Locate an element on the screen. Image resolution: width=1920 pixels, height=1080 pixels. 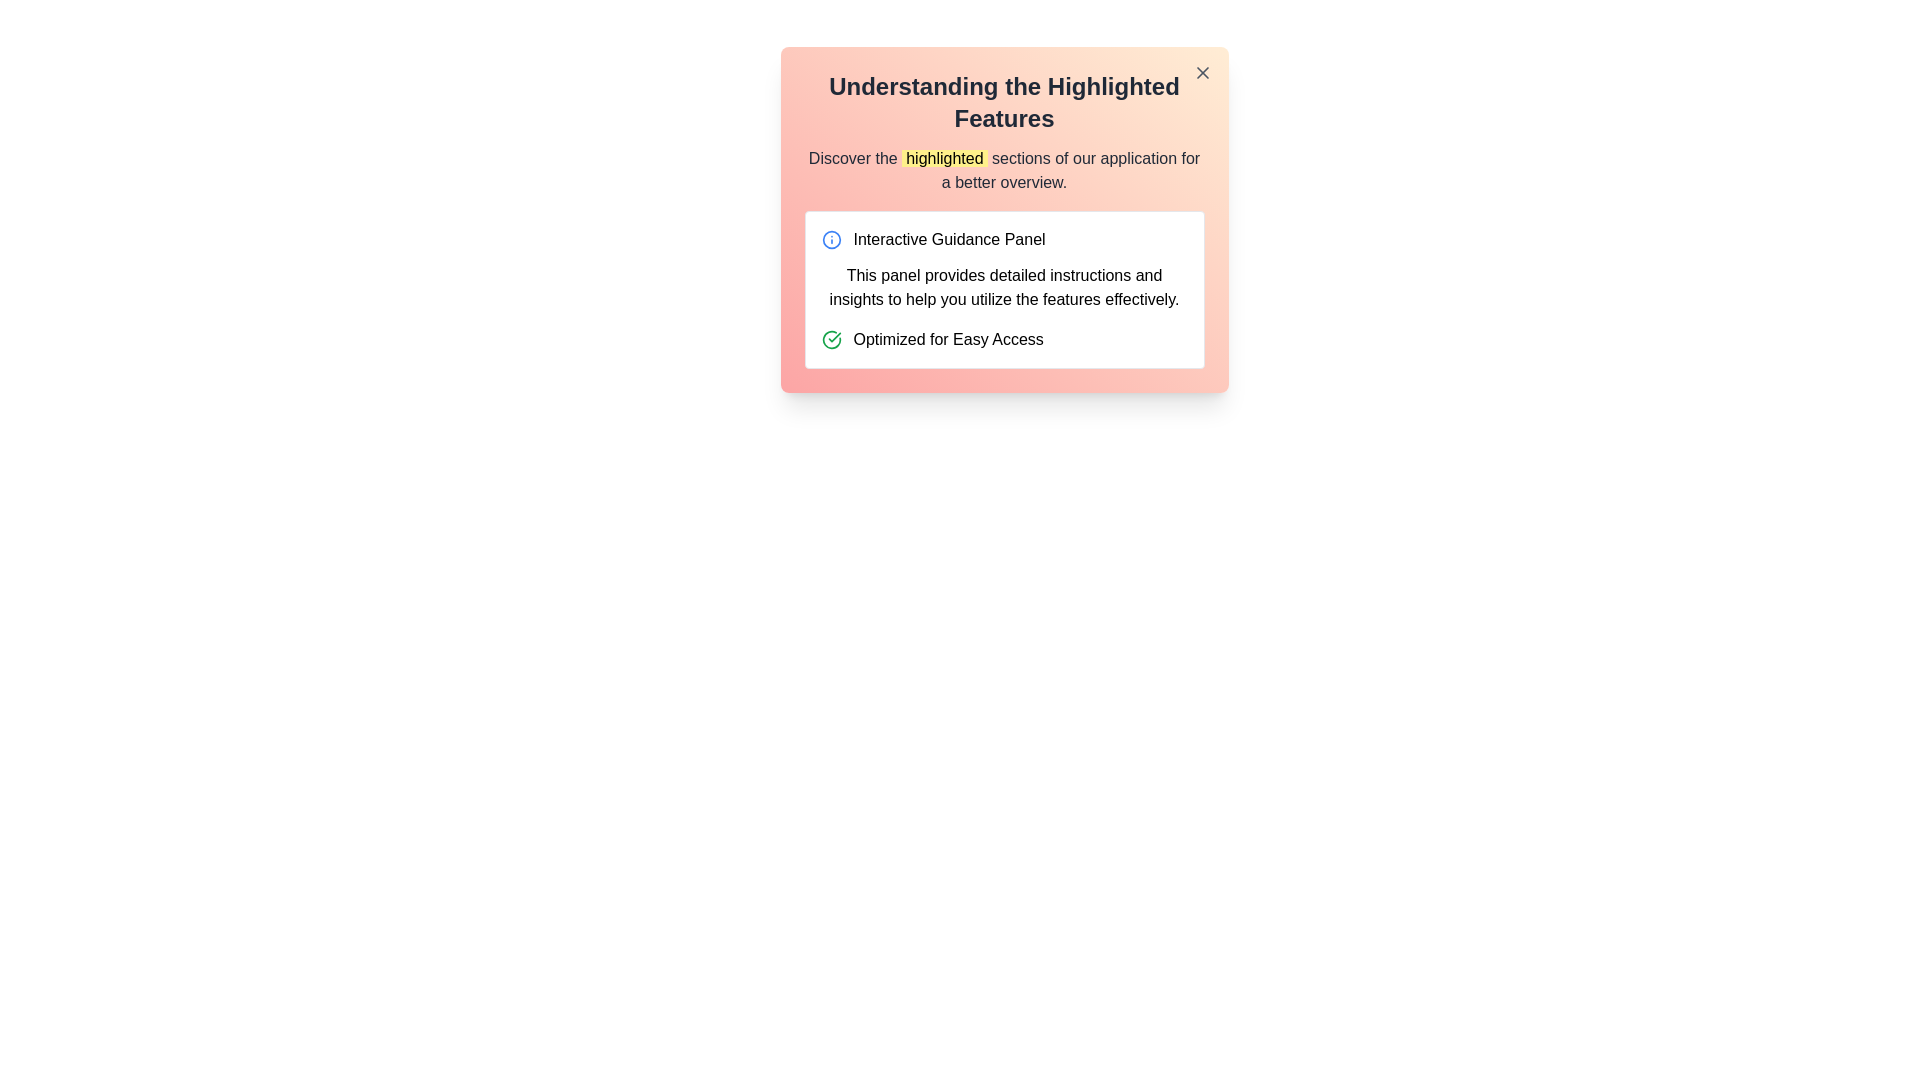
the Symbolic icon that represents the 'Interactive Guidance Panel' section, positioned to the left of the corresponding text is located at coordinates (831, 238).